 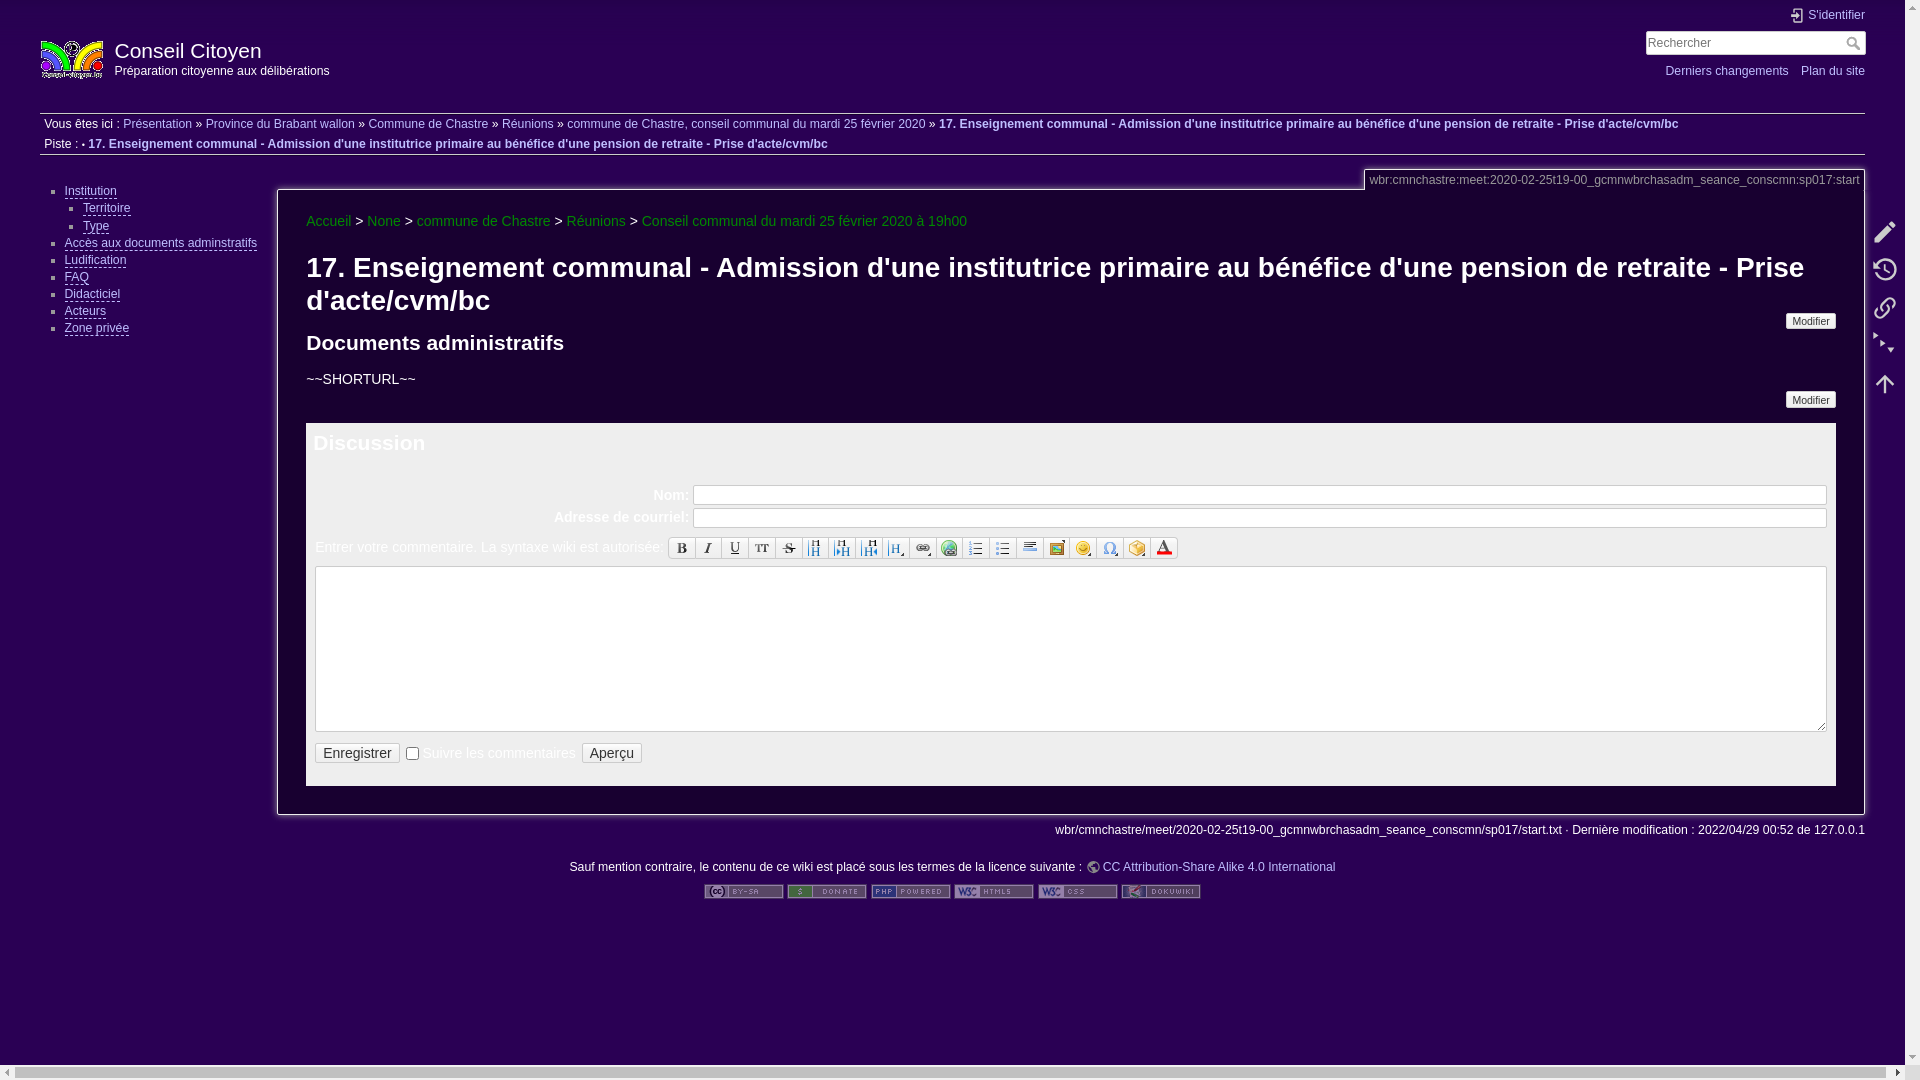 What do you see at coordinates (1161, 889) in the screenshot?
I see `'Driven by DokuWiki'` at bounding box center [1161, 889].